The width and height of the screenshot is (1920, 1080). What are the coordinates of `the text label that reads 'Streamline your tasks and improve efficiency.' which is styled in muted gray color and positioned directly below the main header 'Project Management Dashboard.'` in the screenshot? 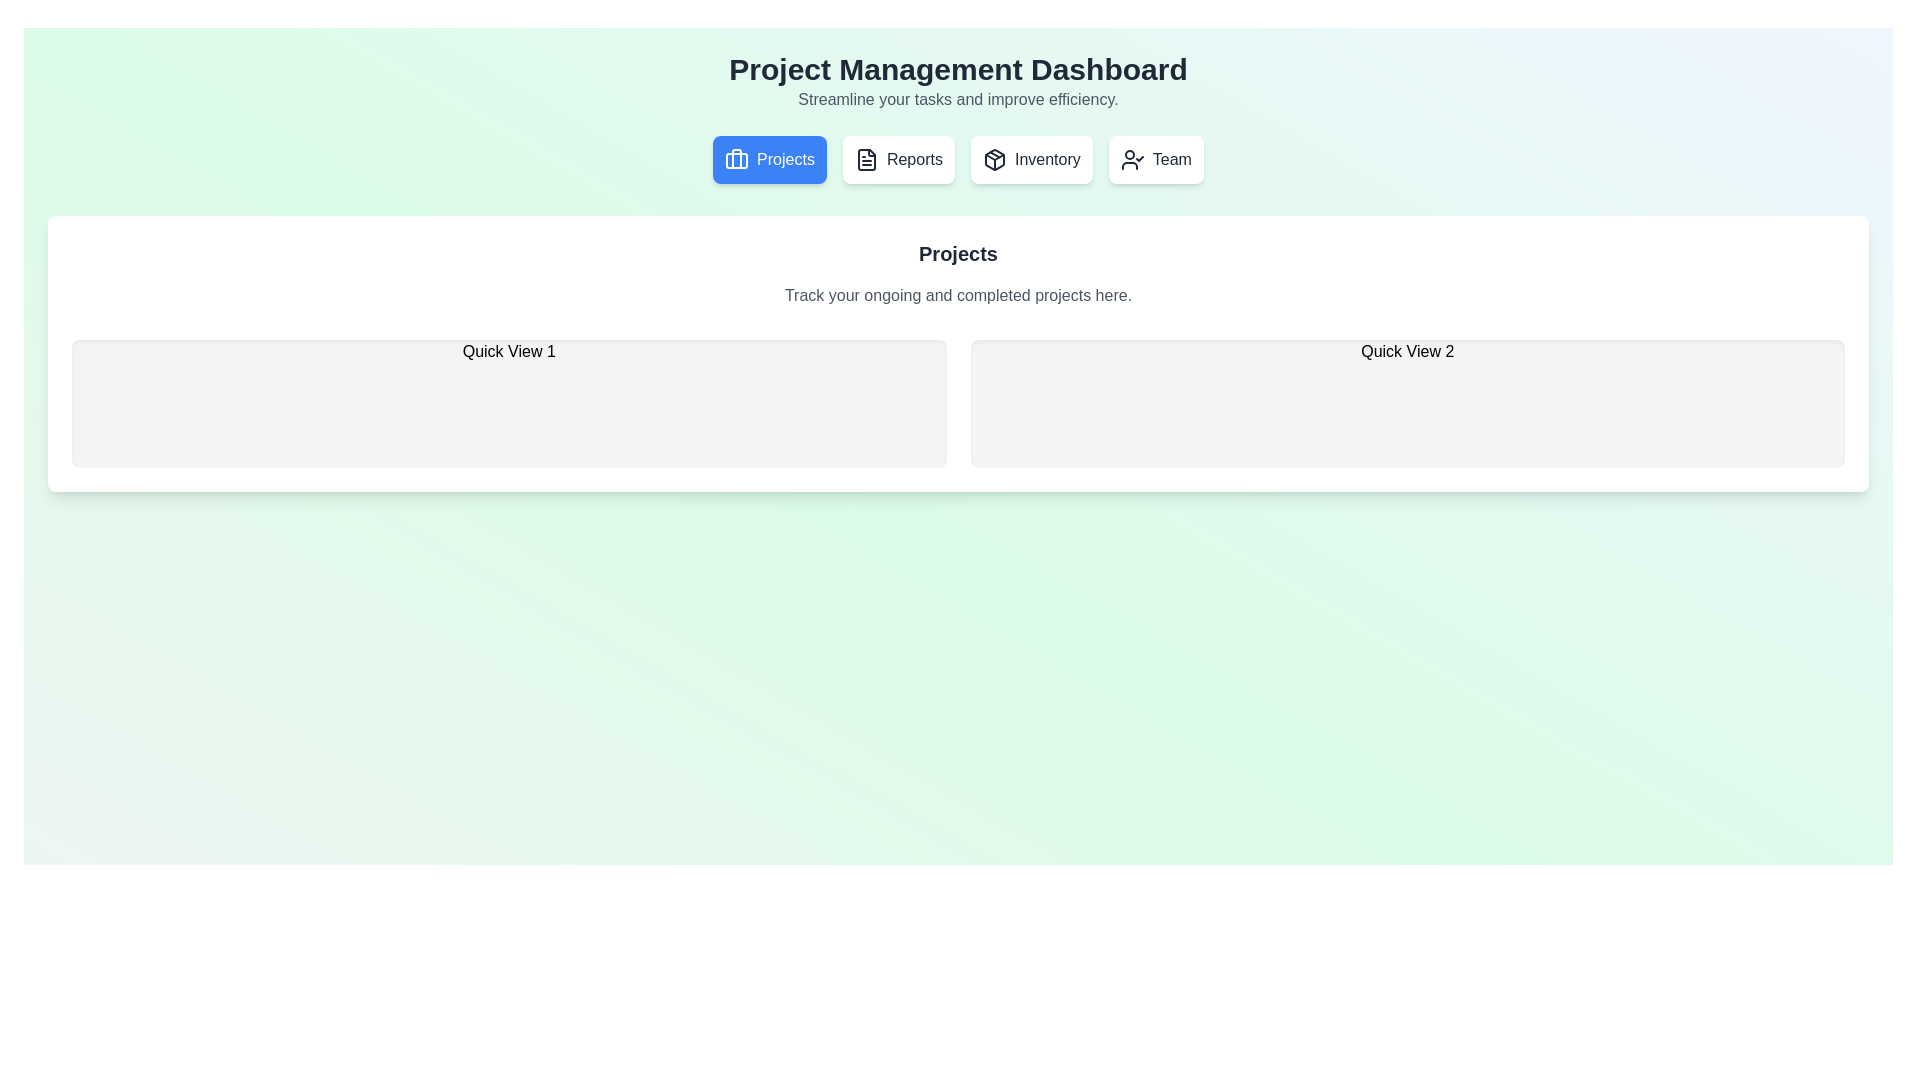 It's located at (957, 100).